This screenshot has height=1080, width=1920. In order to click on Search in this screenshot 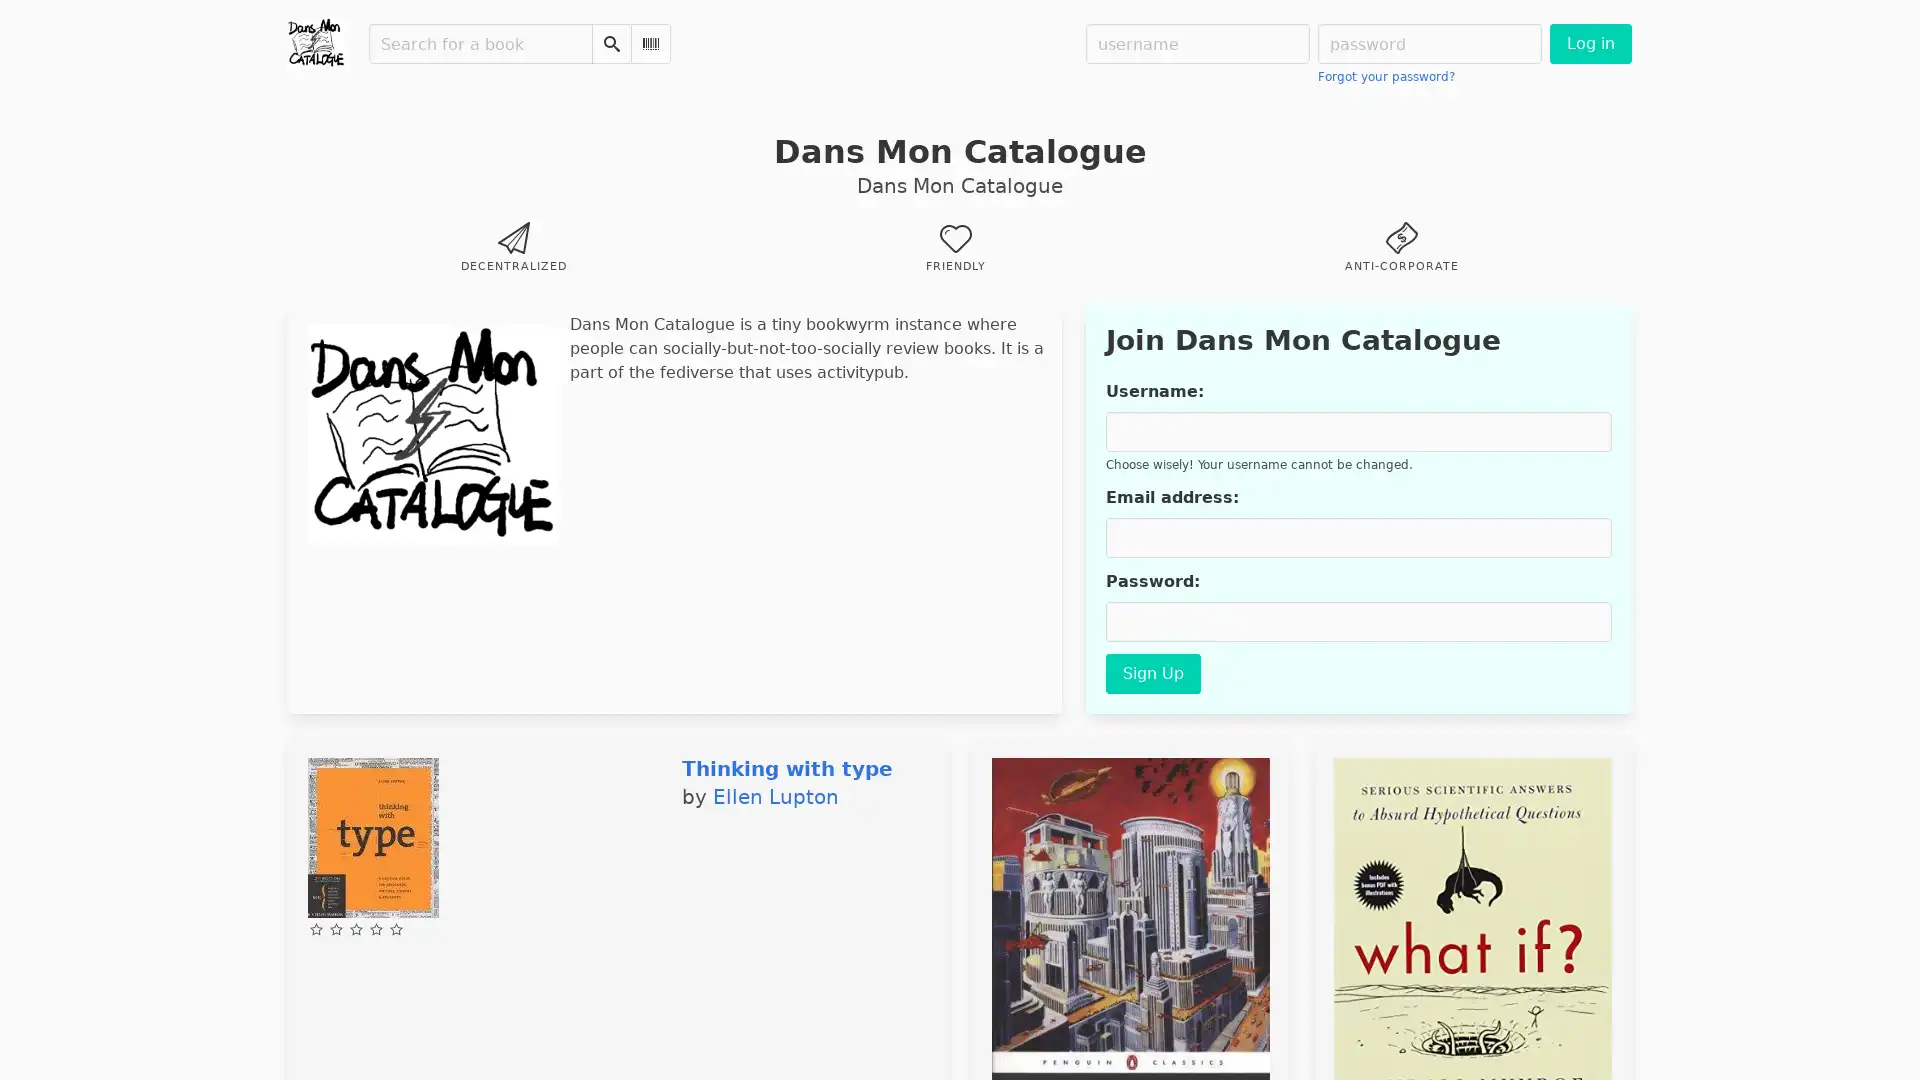, I will do `click(610, 43)`.